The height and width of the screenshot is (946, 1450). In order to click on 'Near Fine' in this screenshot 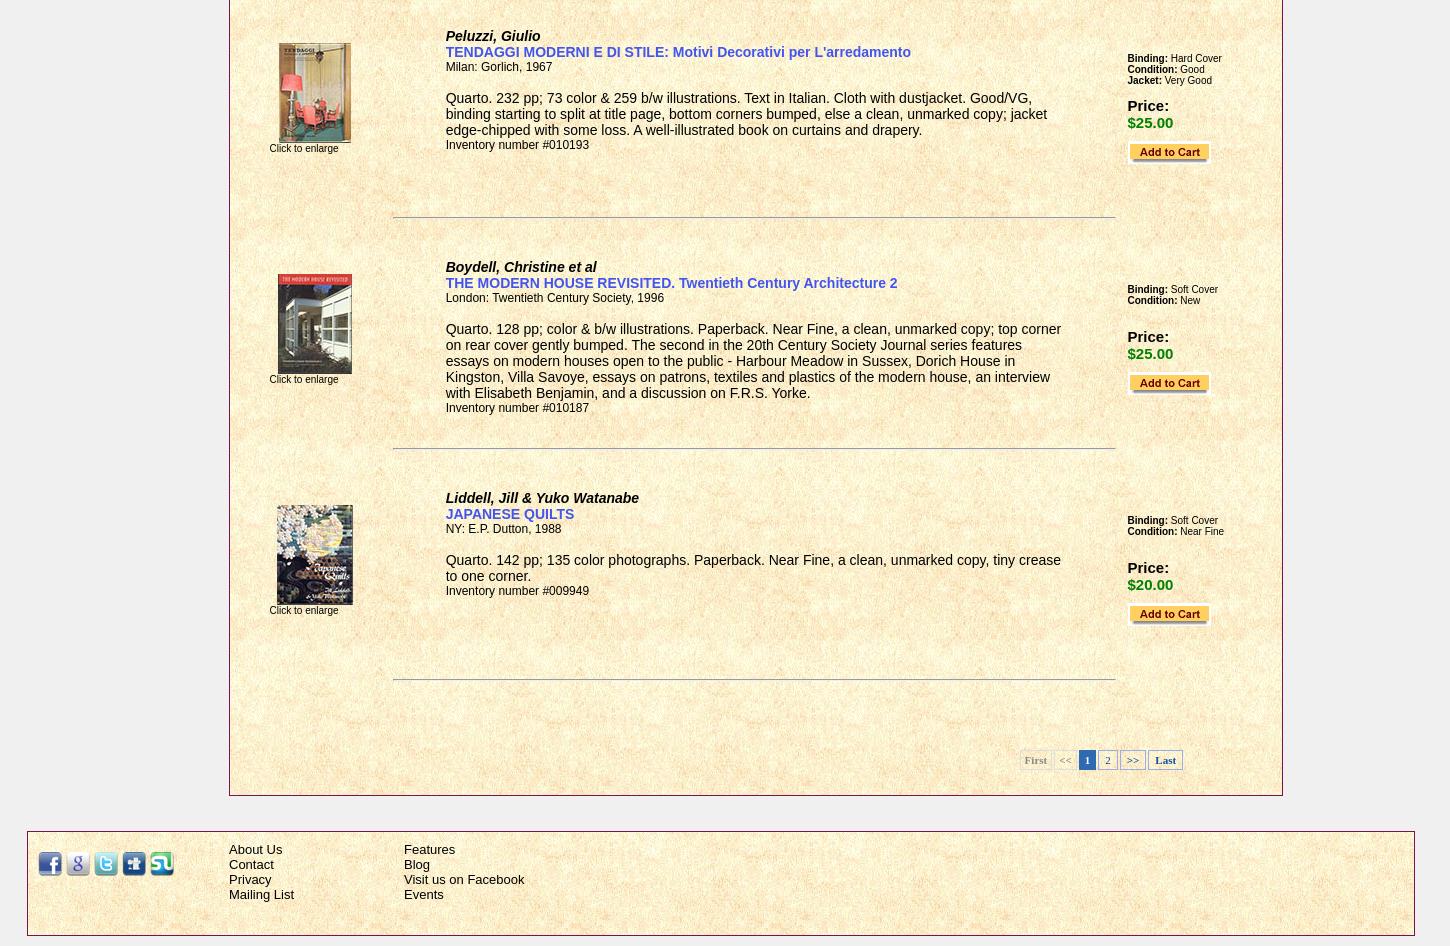, I will do `click(1199, 531)`.